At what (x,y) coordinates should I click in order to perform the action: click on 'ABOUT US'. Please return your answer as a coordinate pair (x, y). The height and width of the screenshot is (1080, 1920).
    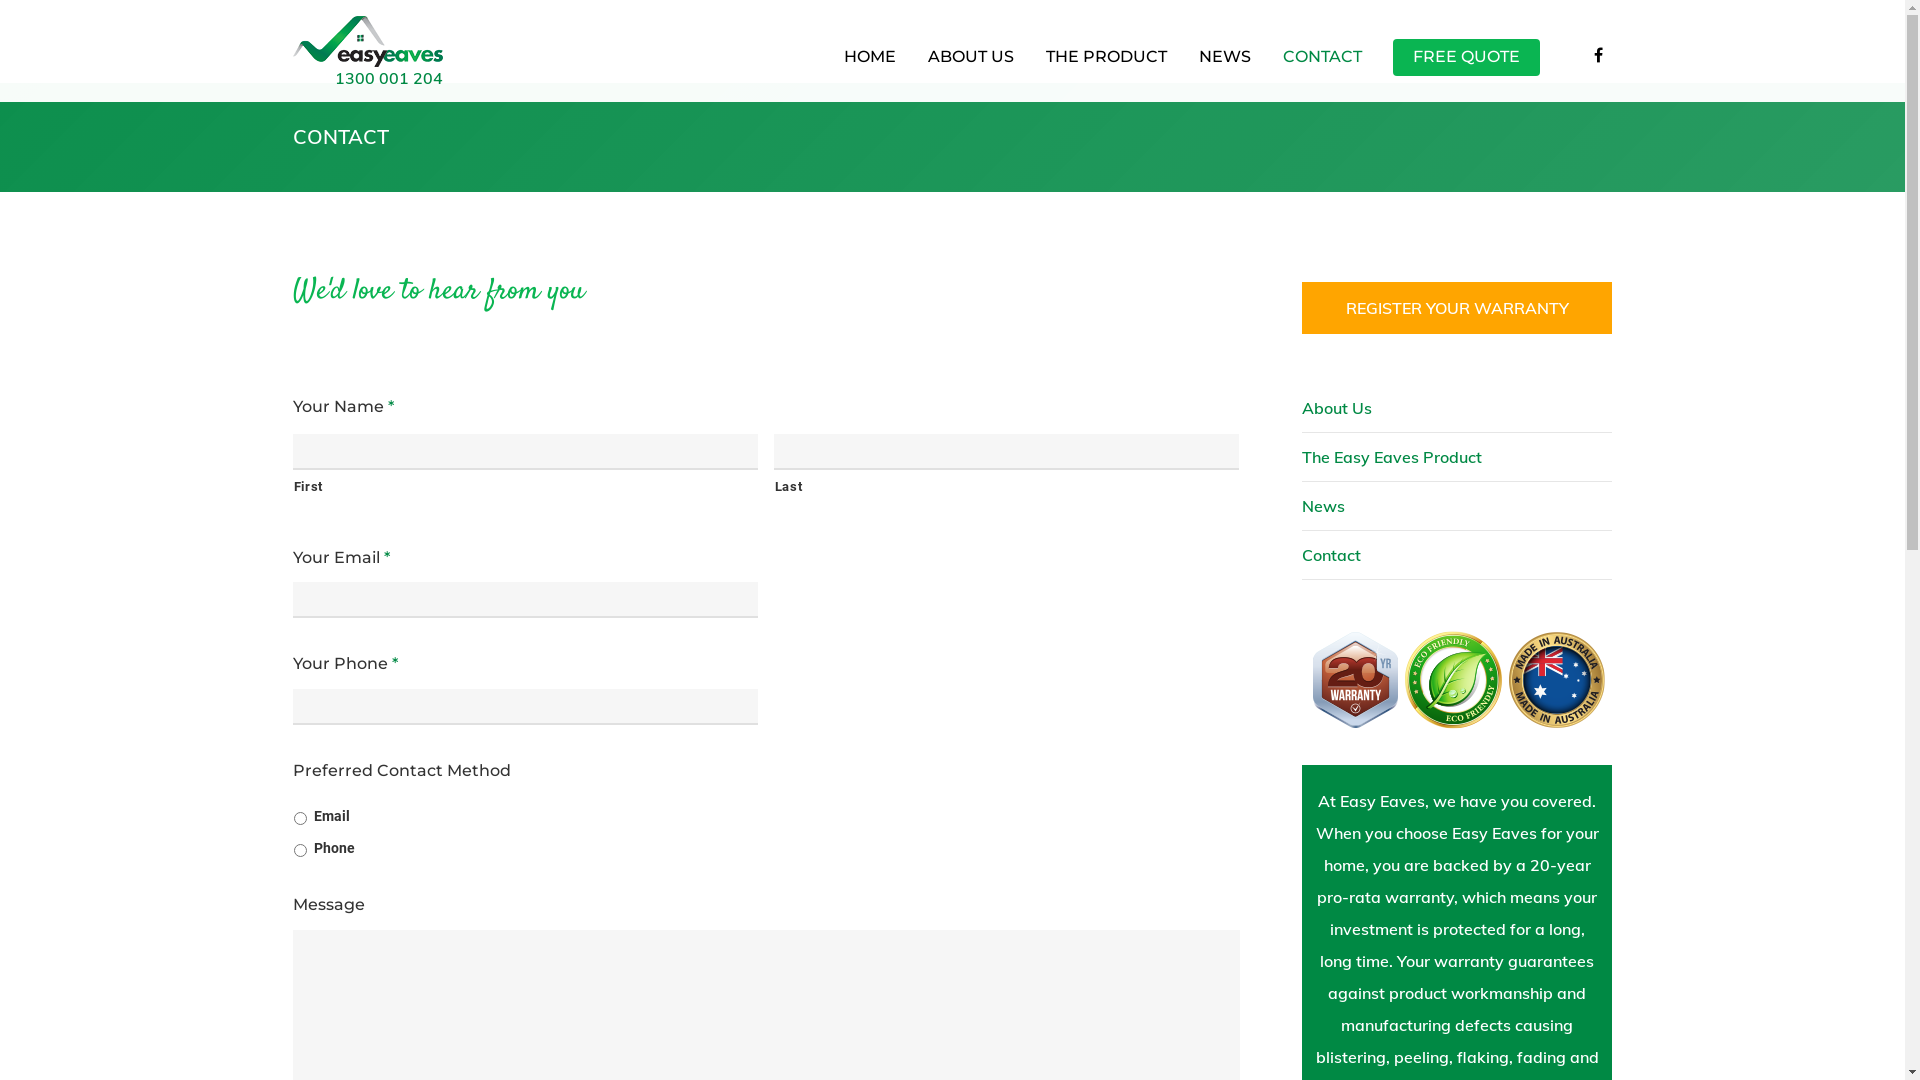
    Looking at the image, I should click on (911, 64).